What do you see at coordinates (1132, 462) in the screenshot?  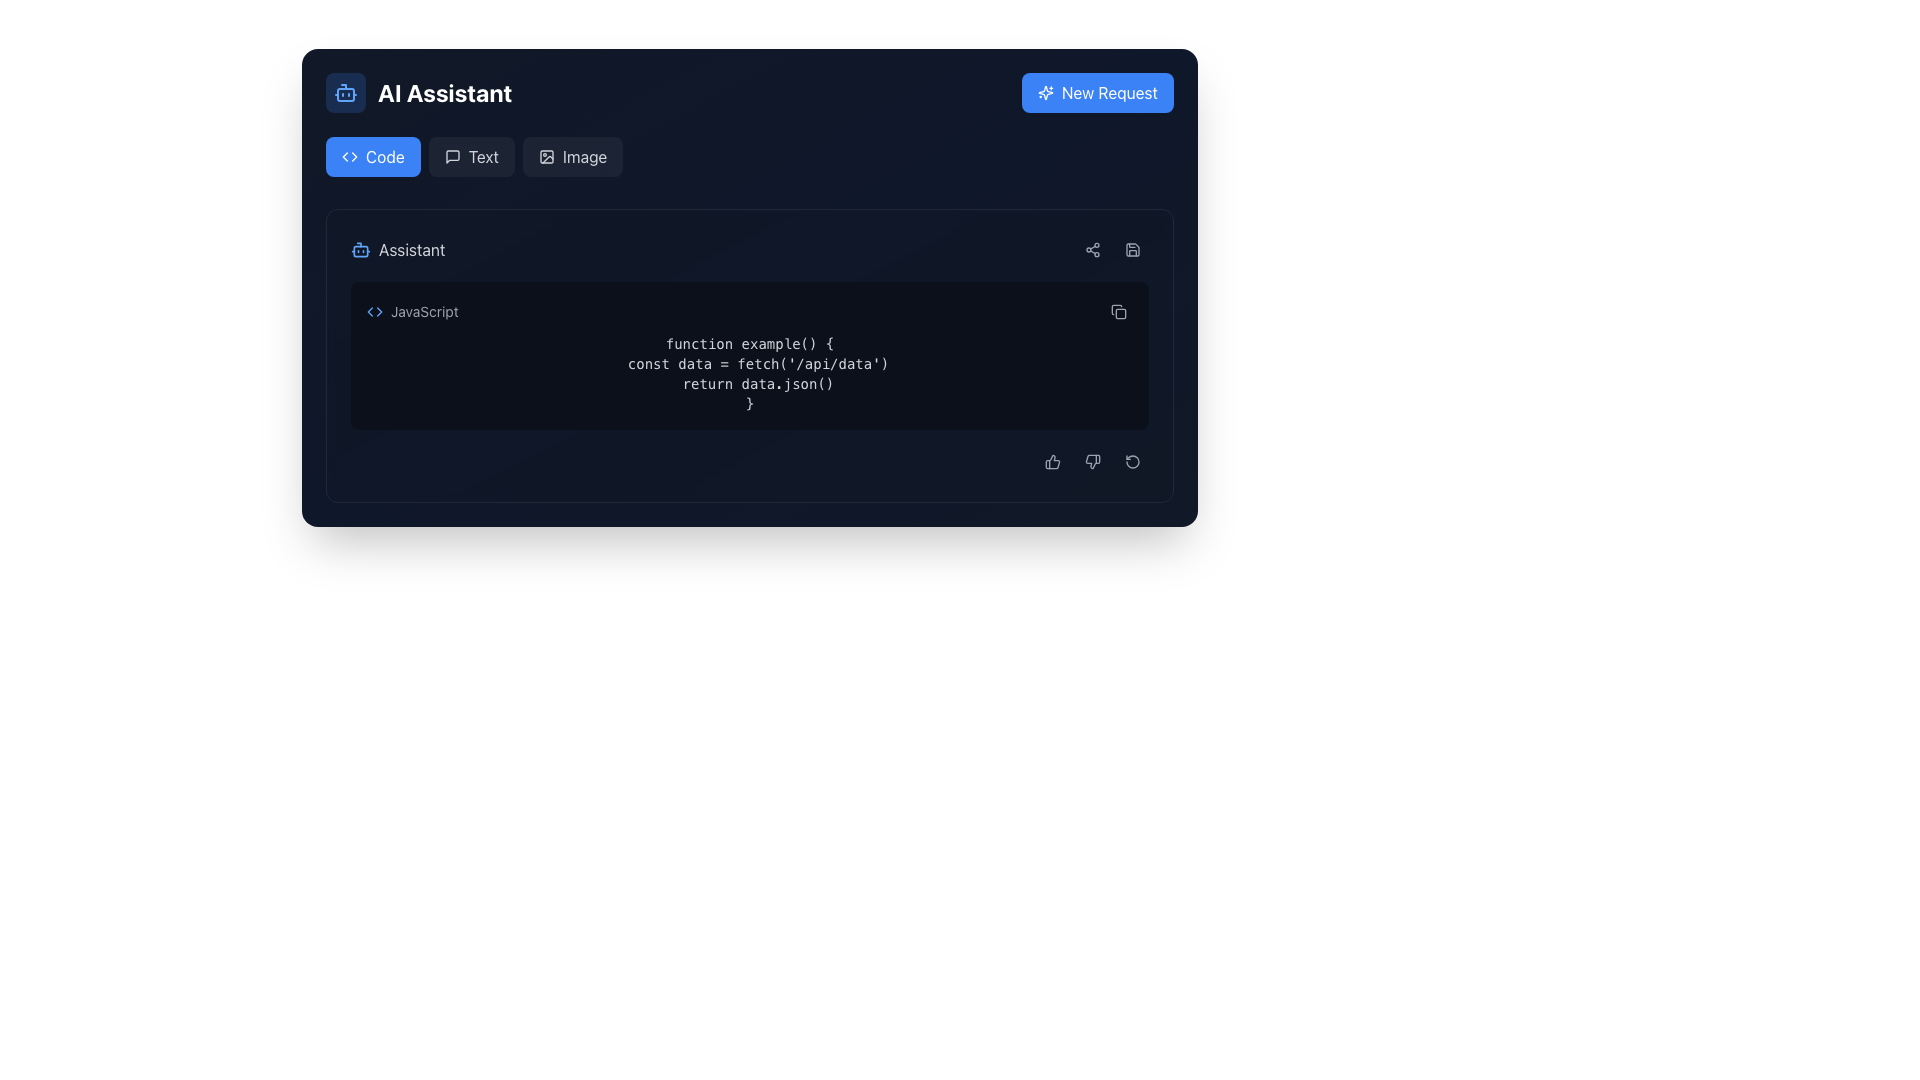 I see `the circular button with a counter-clockwise rotation arrow, located at the bottom right corner of the dark-themed interface` at bounding box center [1132, 462].